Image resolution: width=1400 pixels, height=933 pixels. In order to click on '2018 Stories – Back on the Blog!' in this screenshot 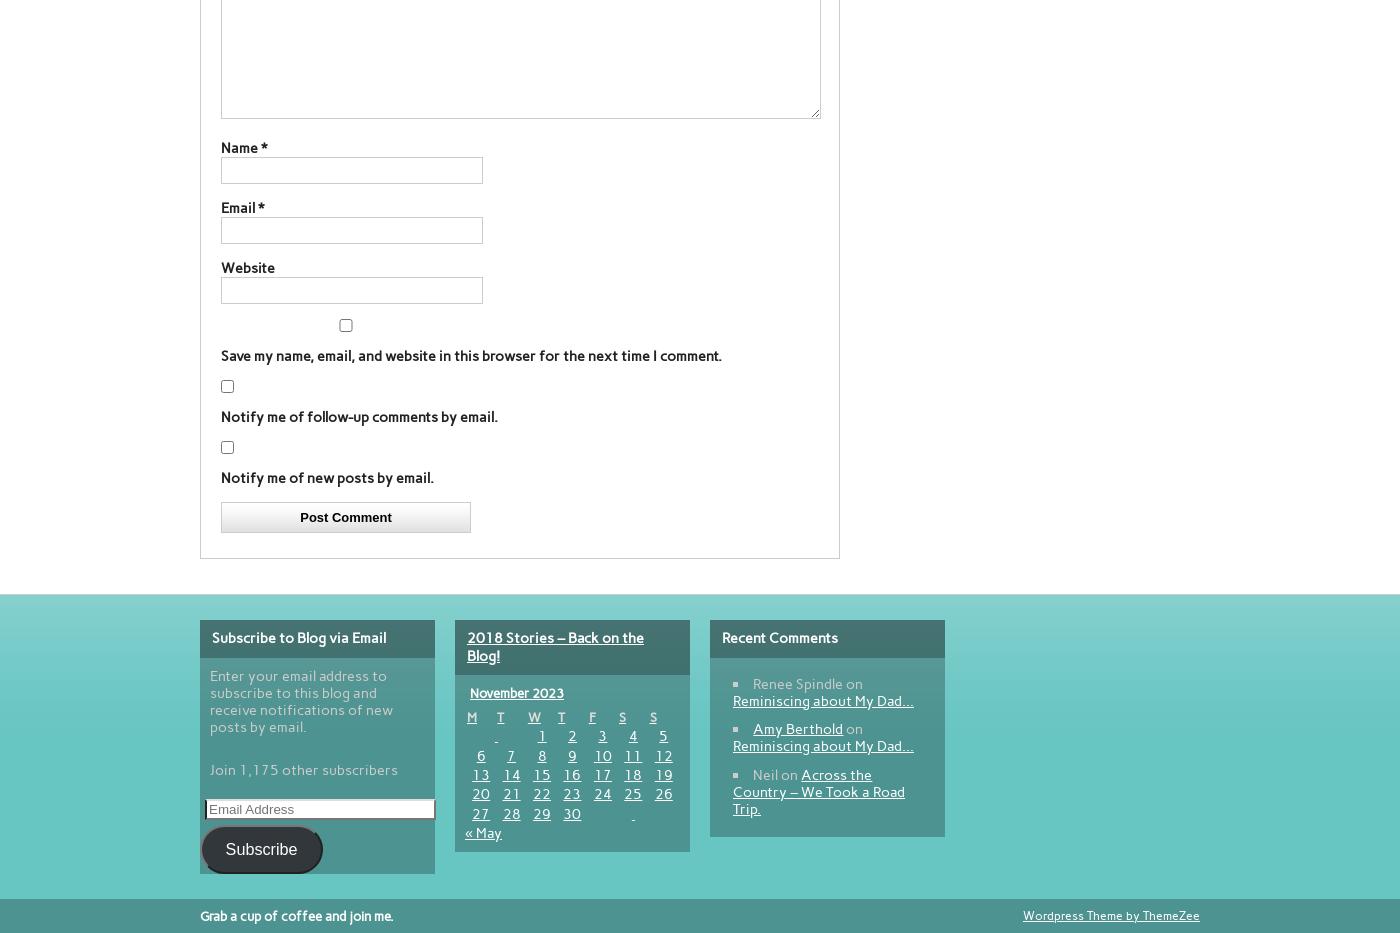, I will do `click(555, 645)`.